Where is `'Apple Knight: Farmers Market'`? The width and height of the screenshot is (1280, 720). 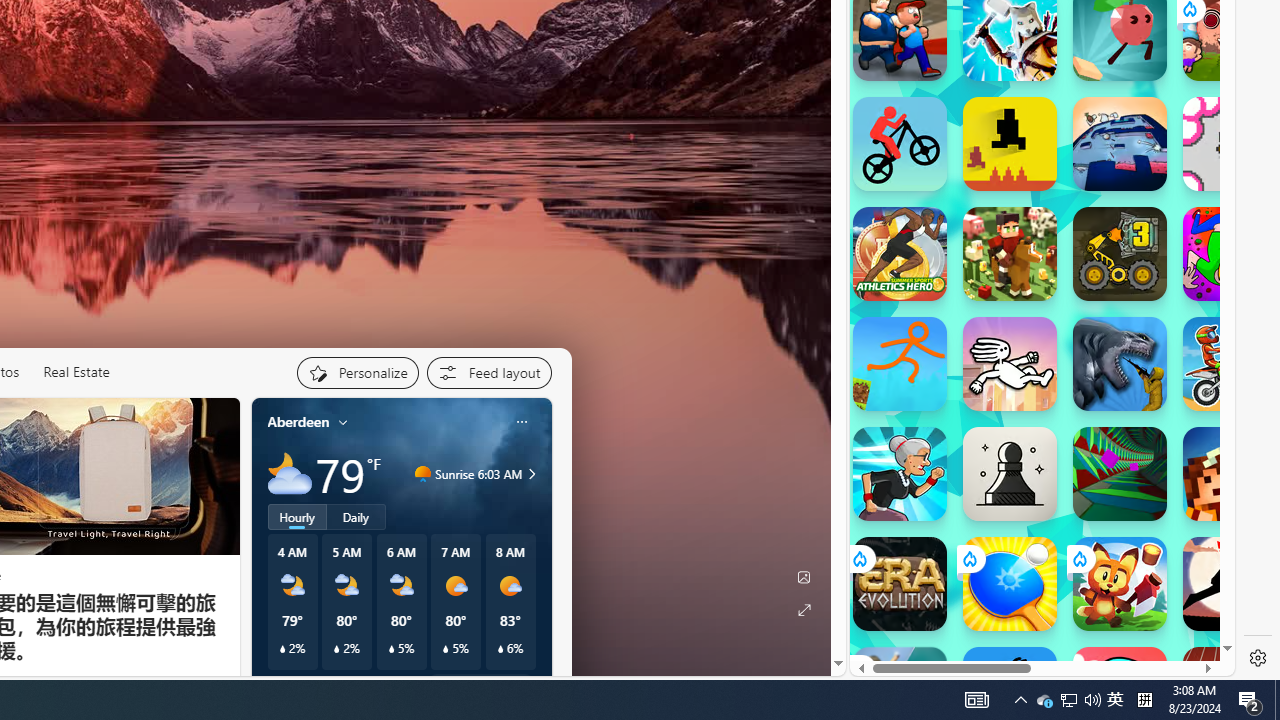 'Apple Knight: Farmers Market' is located at coordinates (1009, 253).